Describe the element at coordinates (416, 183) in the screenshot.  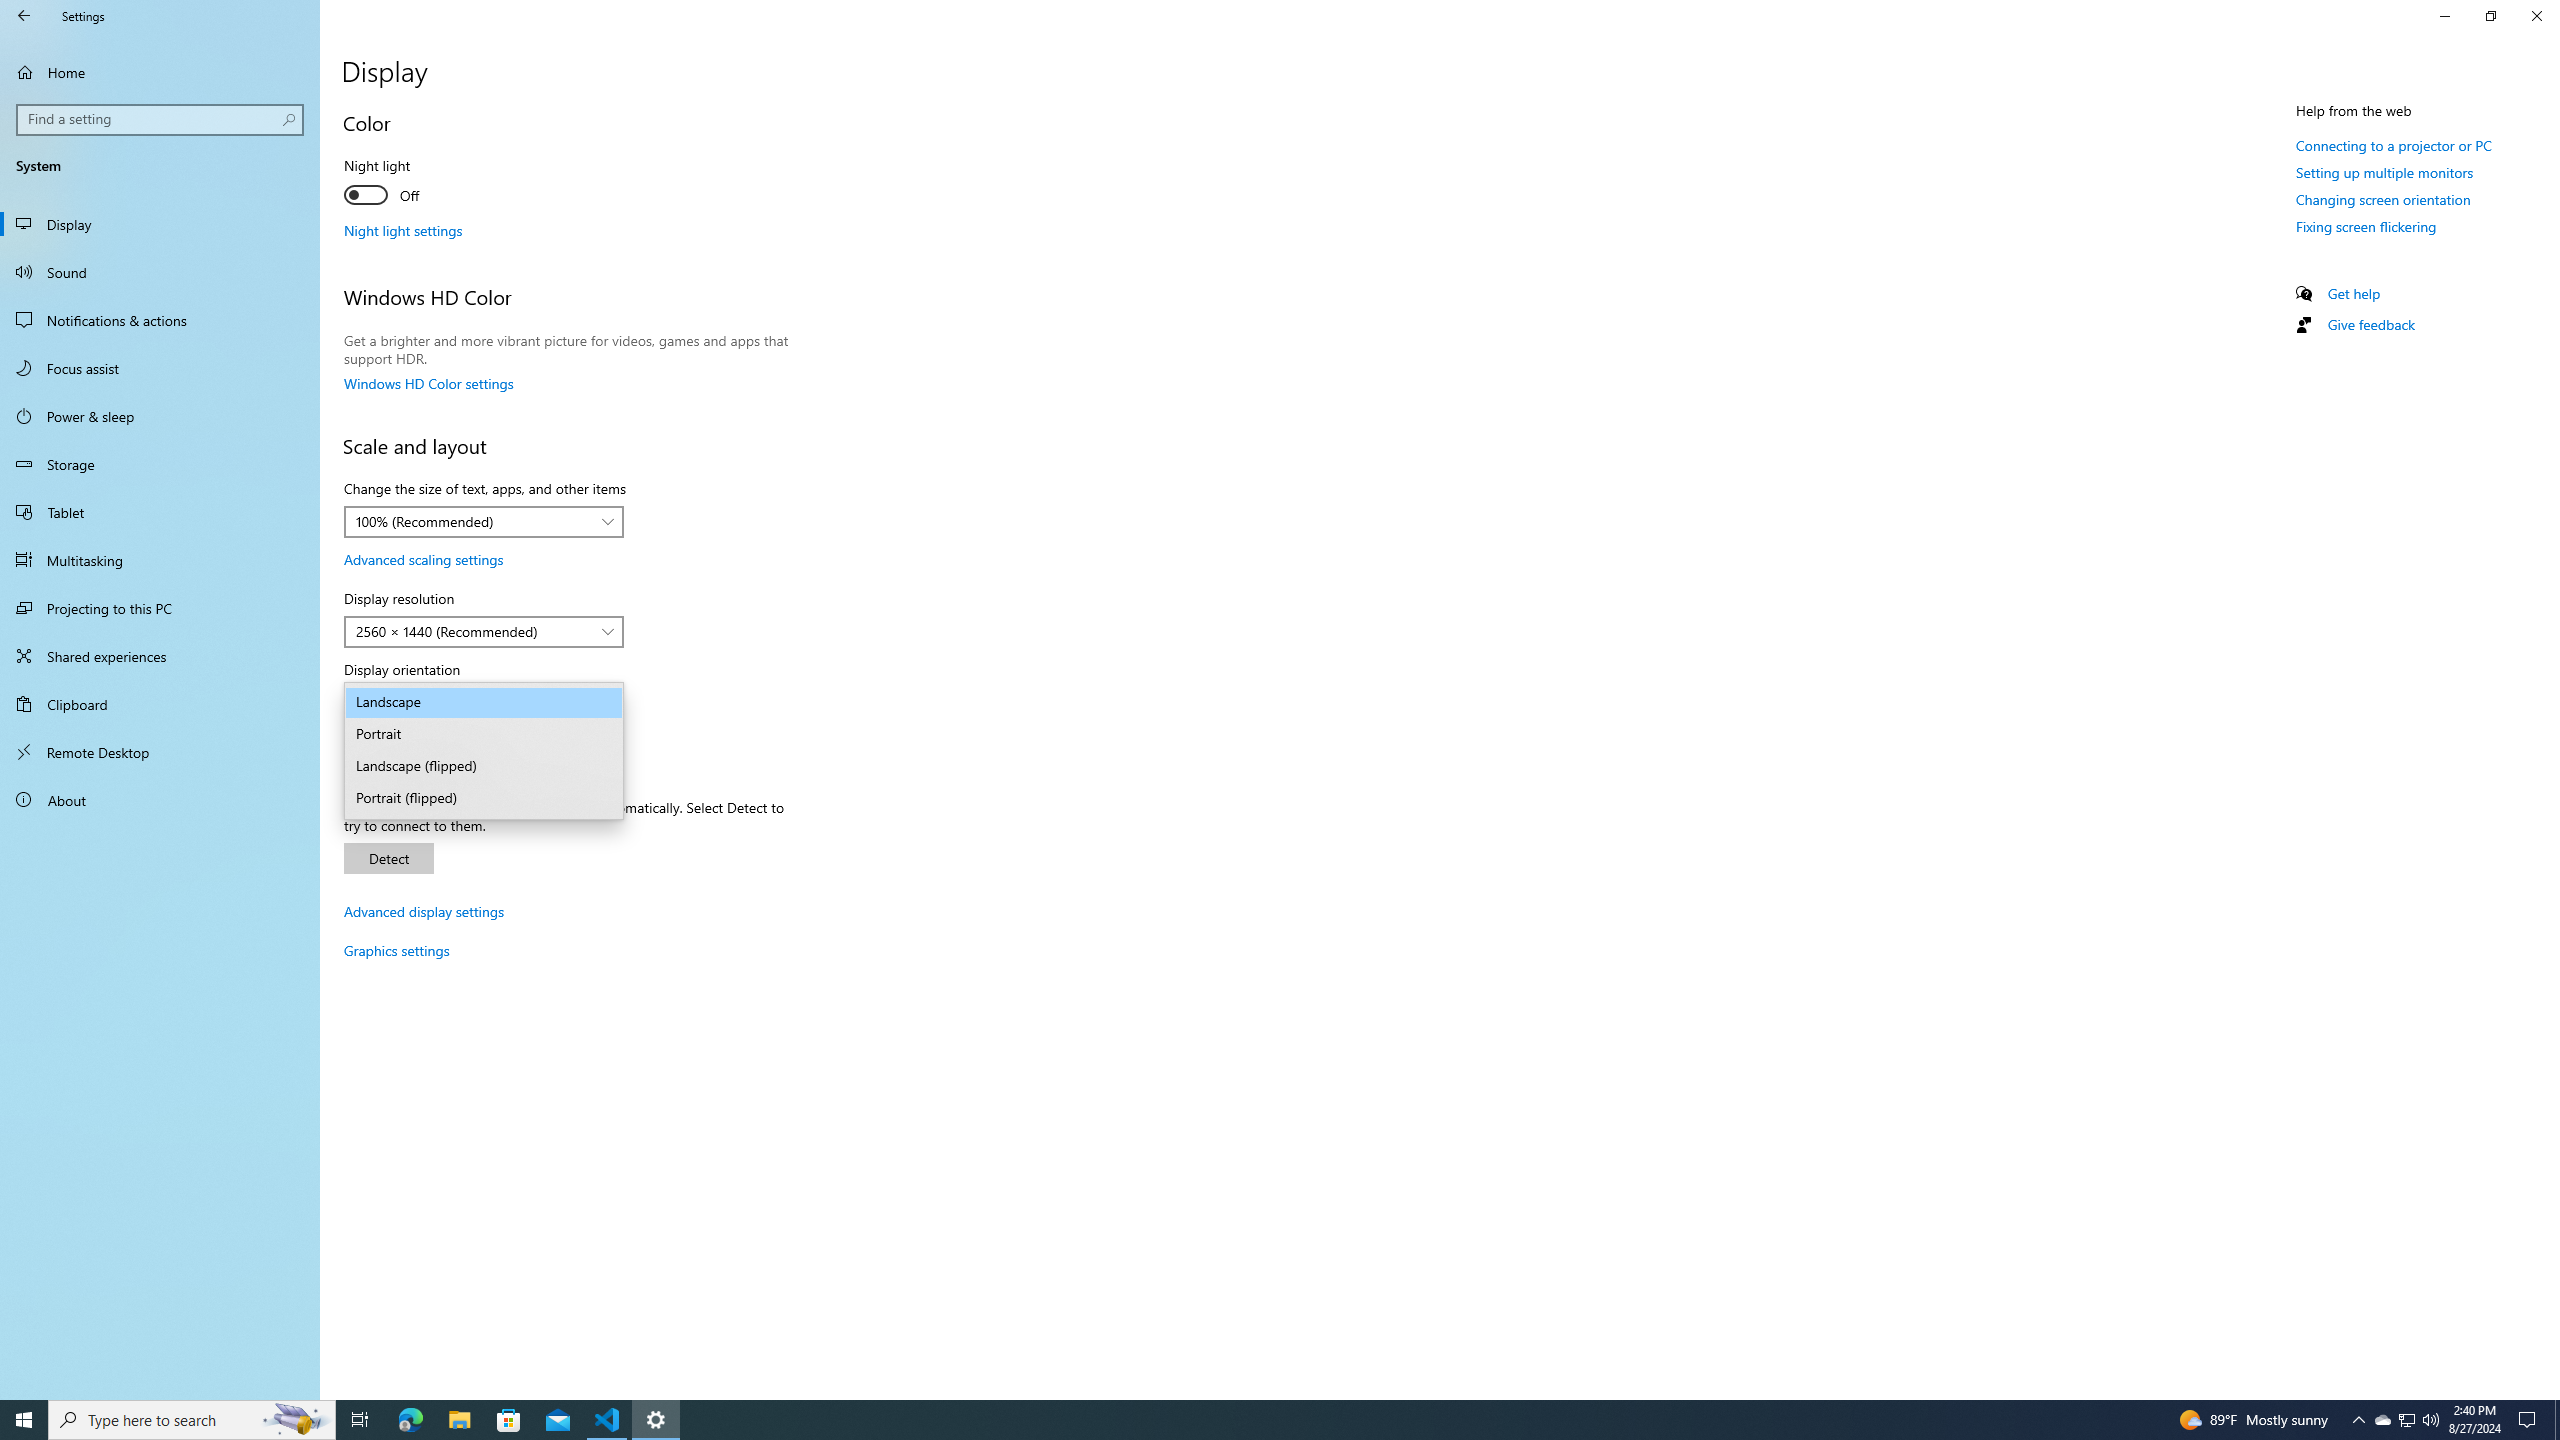
I see `'Night light'` at that location.